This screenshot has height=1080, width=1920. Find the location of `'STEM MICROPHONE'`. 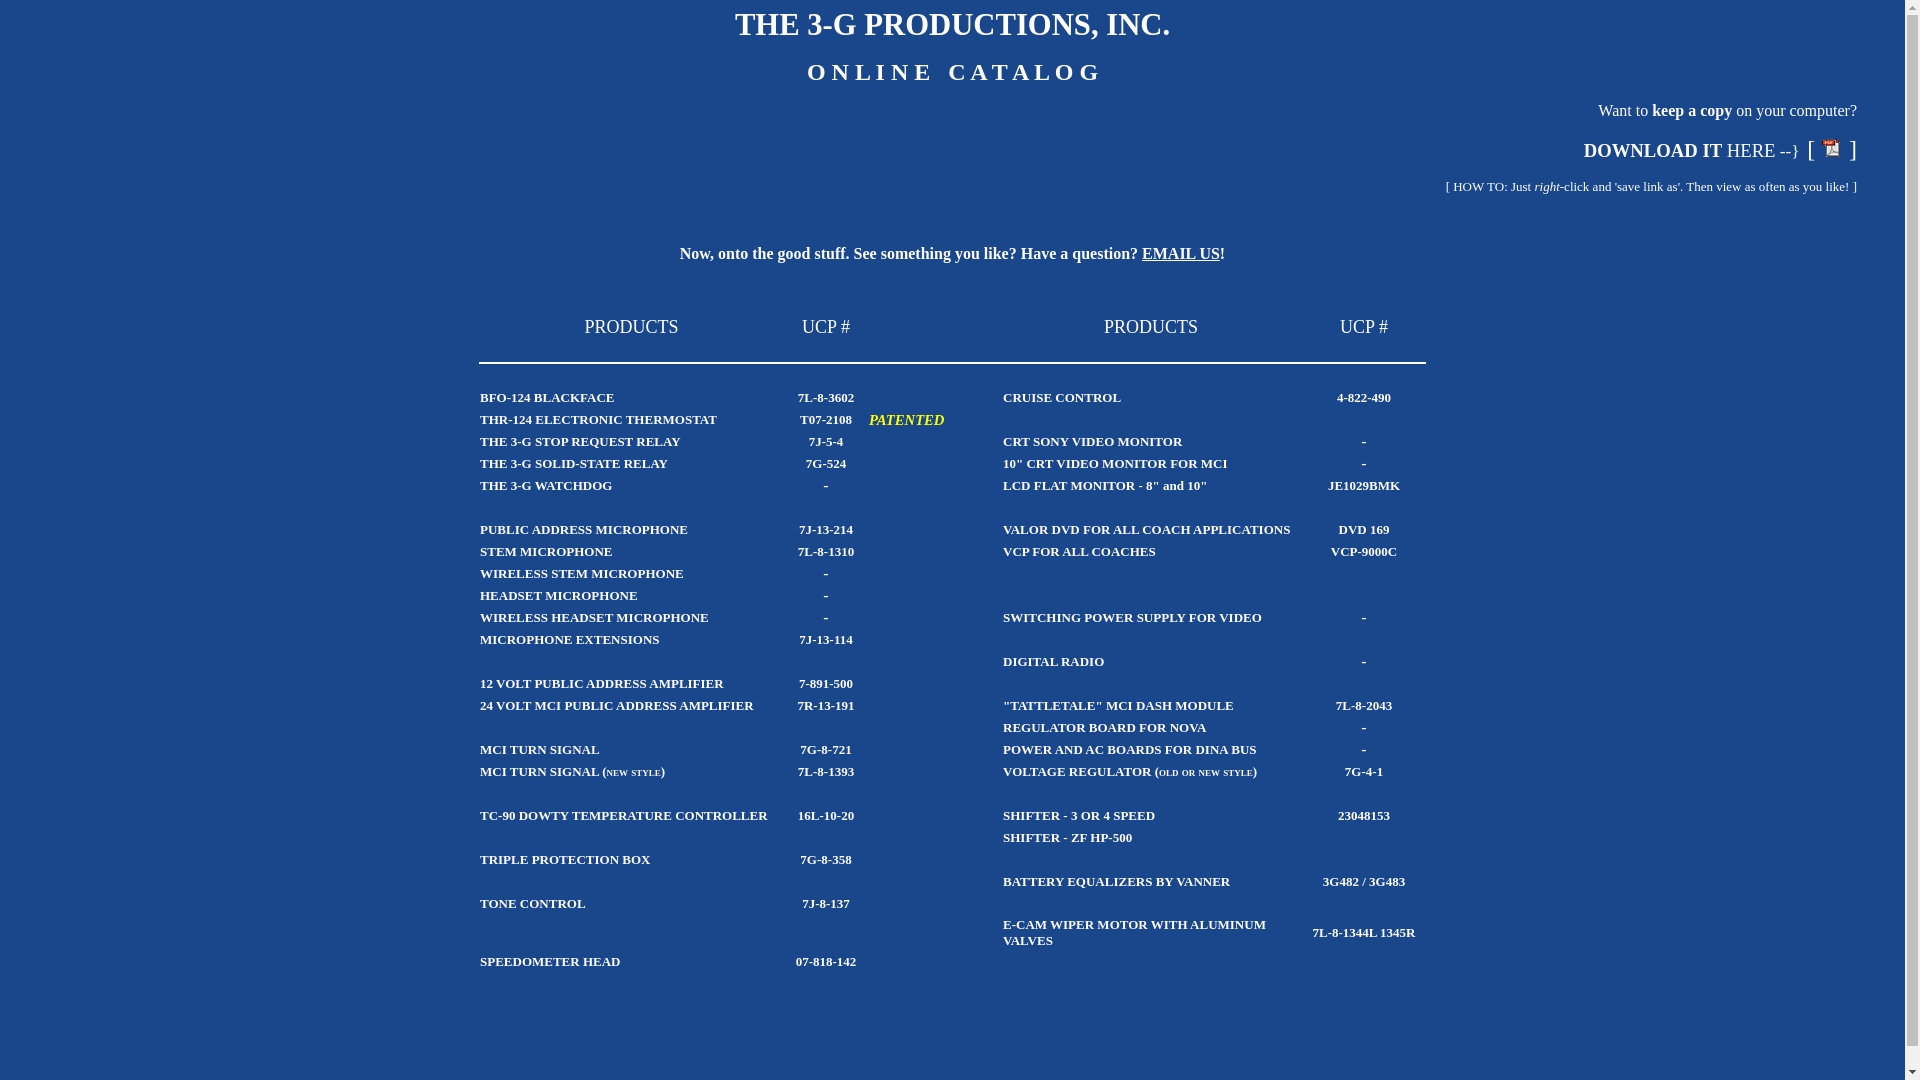

'STEM MICROPHONE' is located at coordinates (546, 551).